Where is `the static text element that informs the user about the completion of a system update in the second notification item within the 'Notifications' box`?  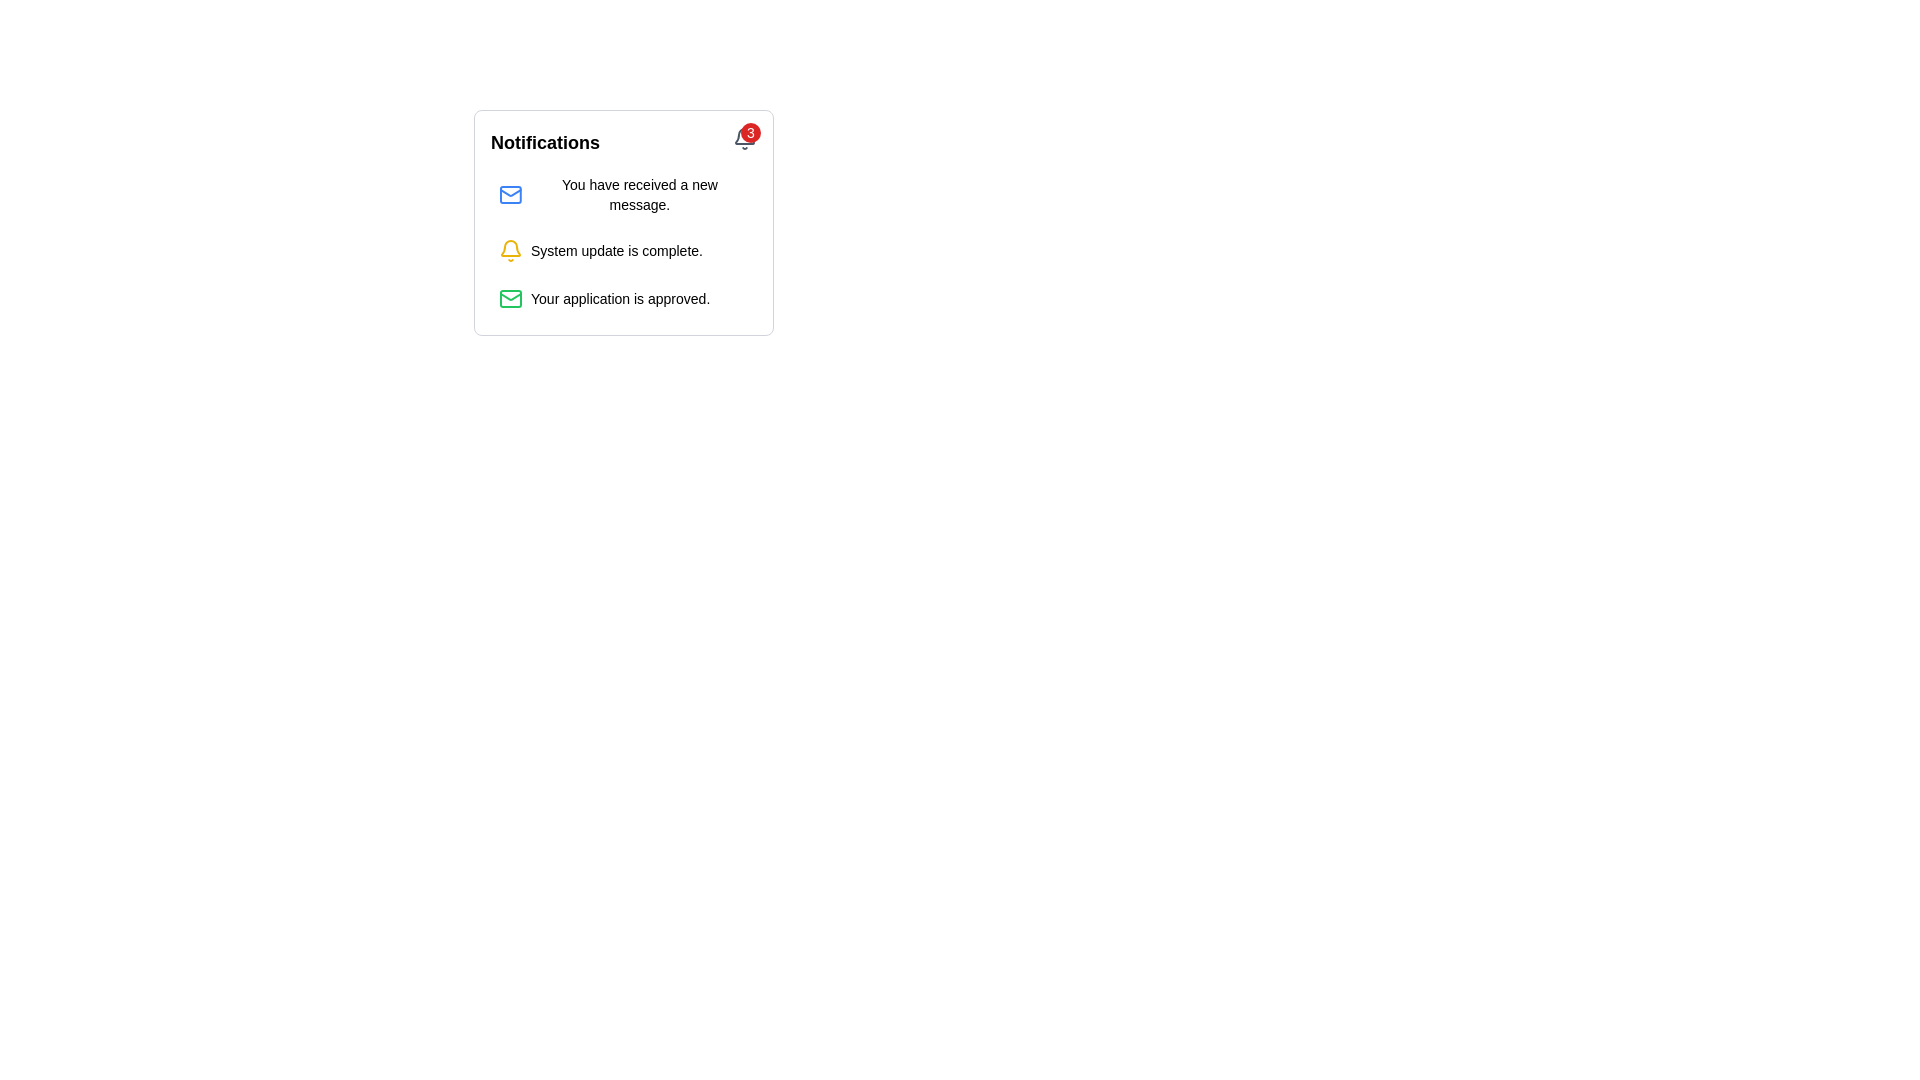
the static text element that informs the user about the completion of a system update in the second notification item within the 'Notifications' box is located at coordinates (615, 249).